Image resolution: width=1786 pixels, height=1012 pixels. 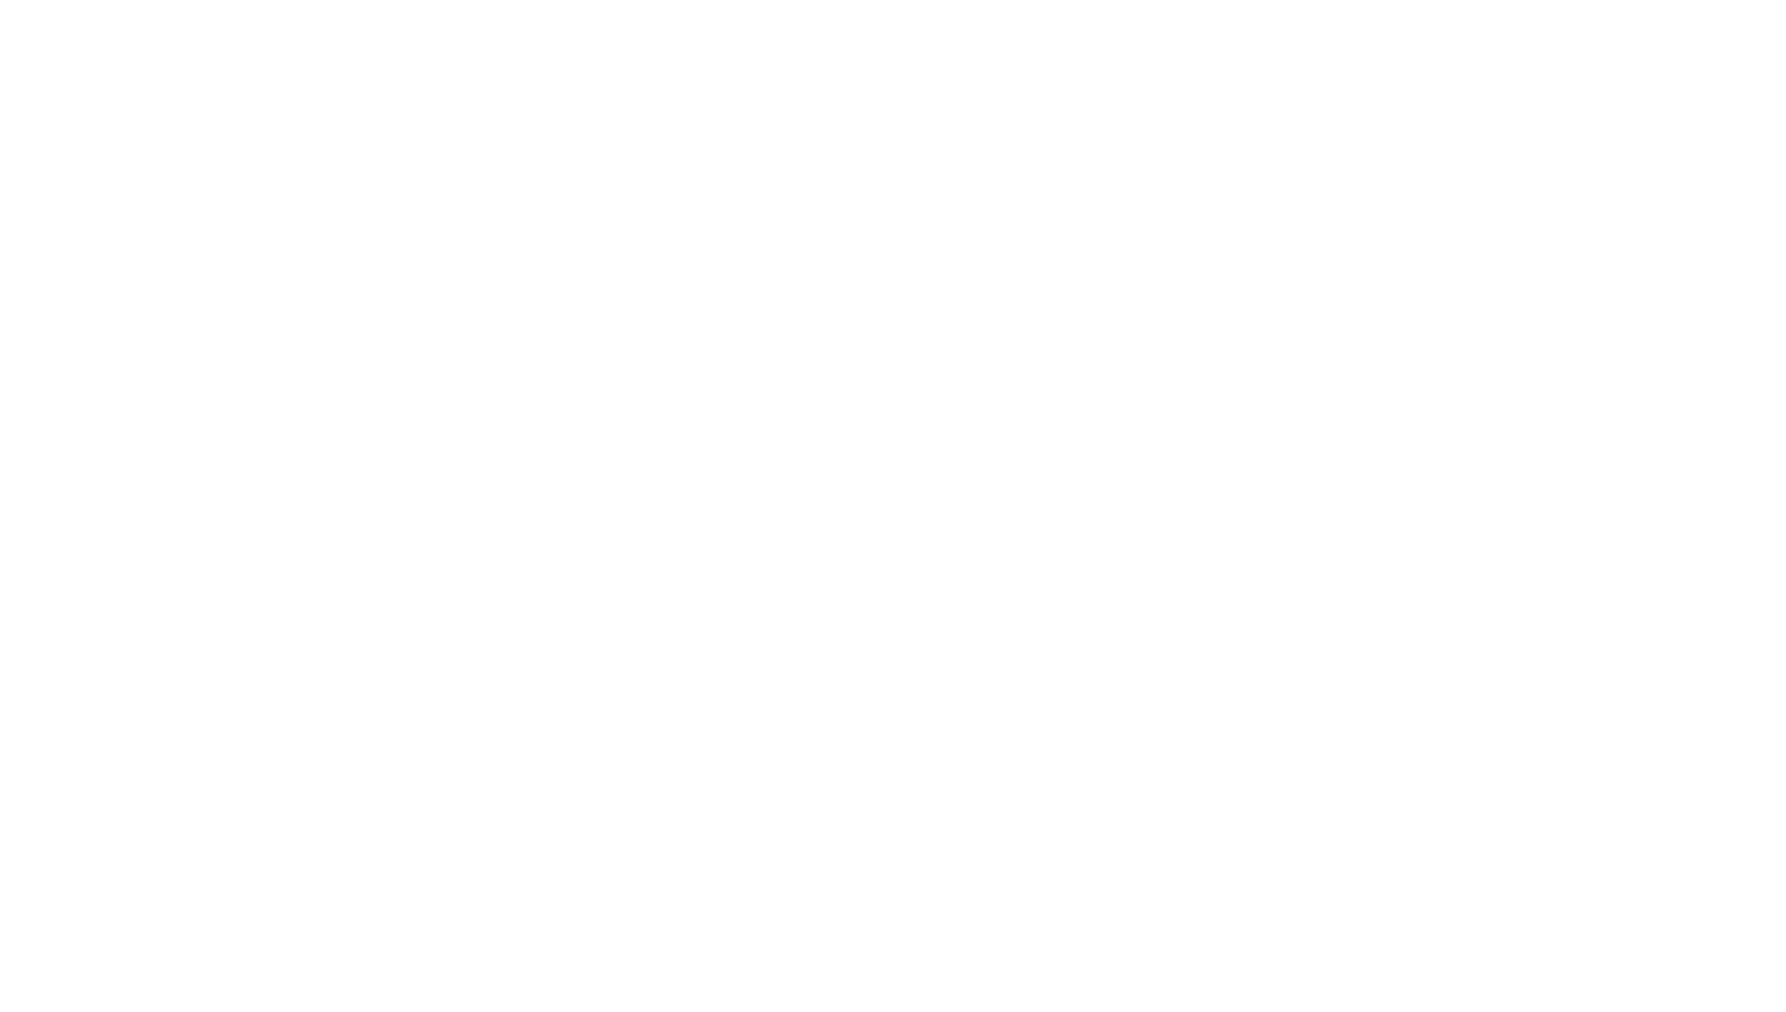 I want to click on 'Mike Levine', so click(x=650, y=873).